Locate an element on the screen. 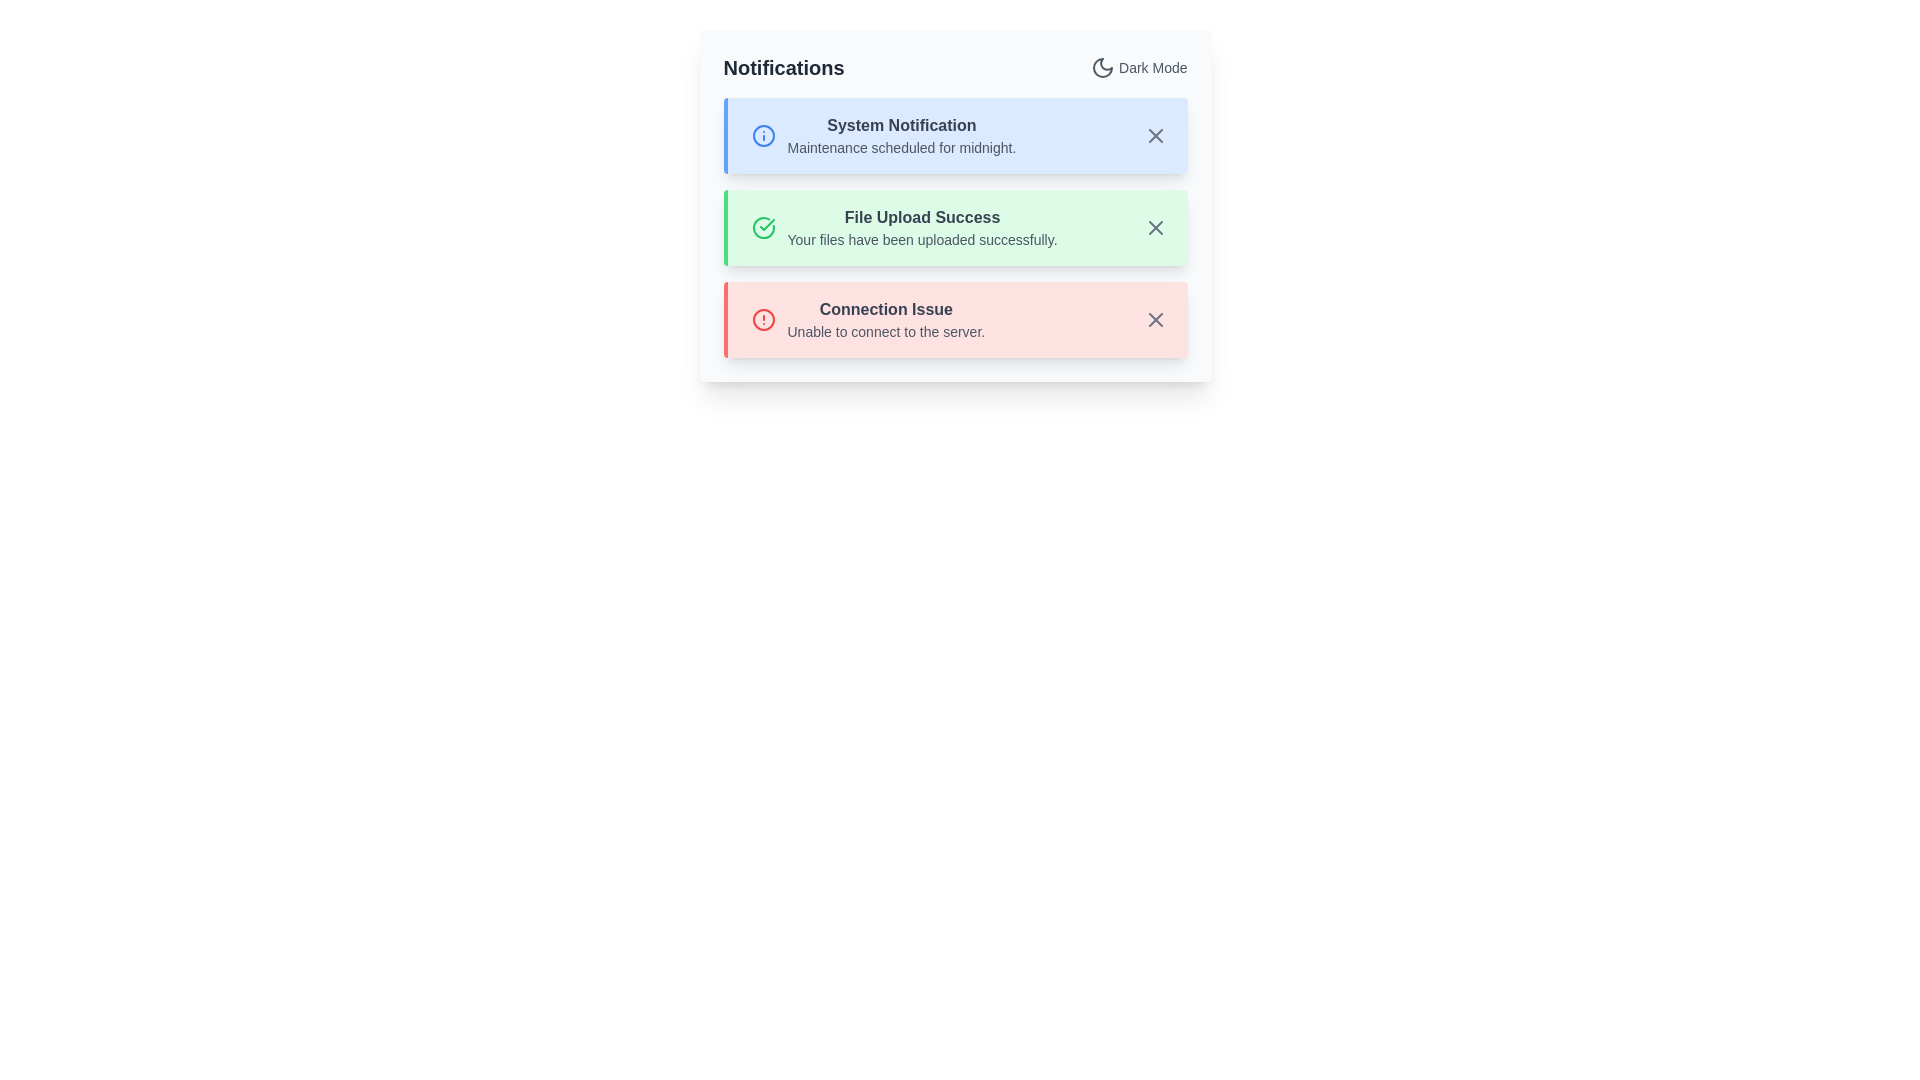 The image size is (1920, 1080). the Text label indicating the current mode setting, located at the upper-right corner of the notifications widget, next to the moon icon is located at coordinates (1153, 67).